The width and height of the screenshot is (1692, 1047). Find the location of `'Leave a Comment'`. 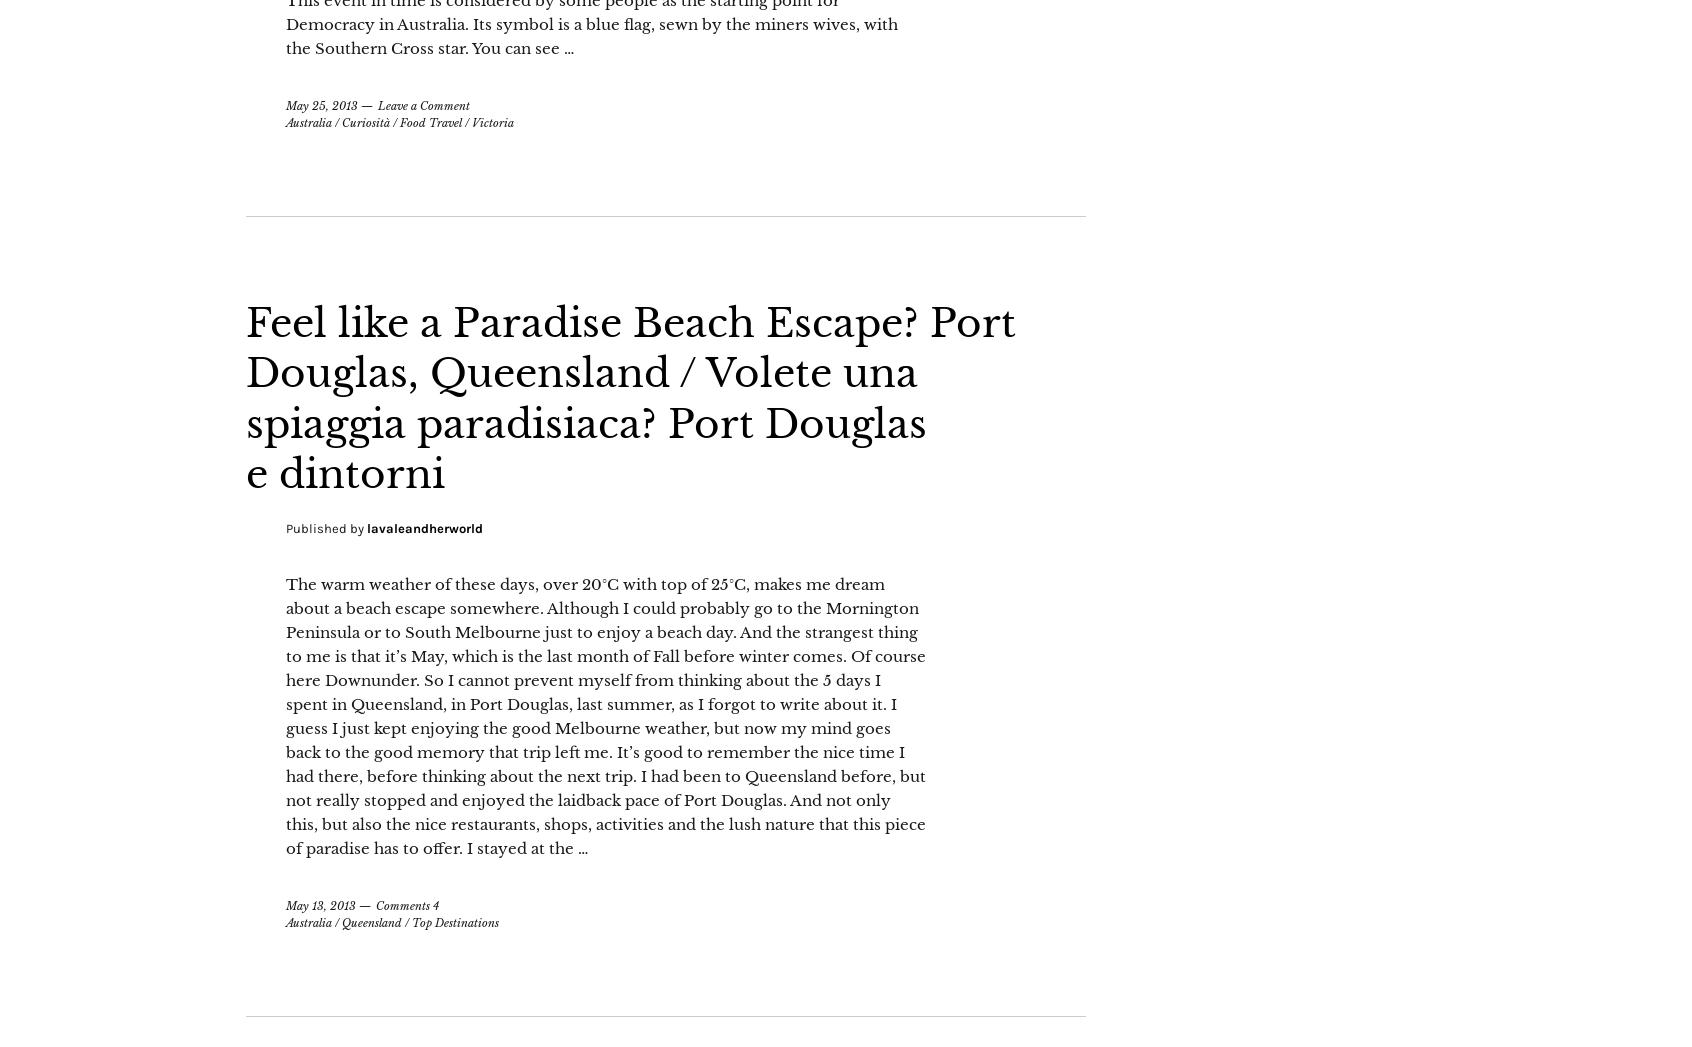

'Leave a Comment' is located at coordinates (423, 156).